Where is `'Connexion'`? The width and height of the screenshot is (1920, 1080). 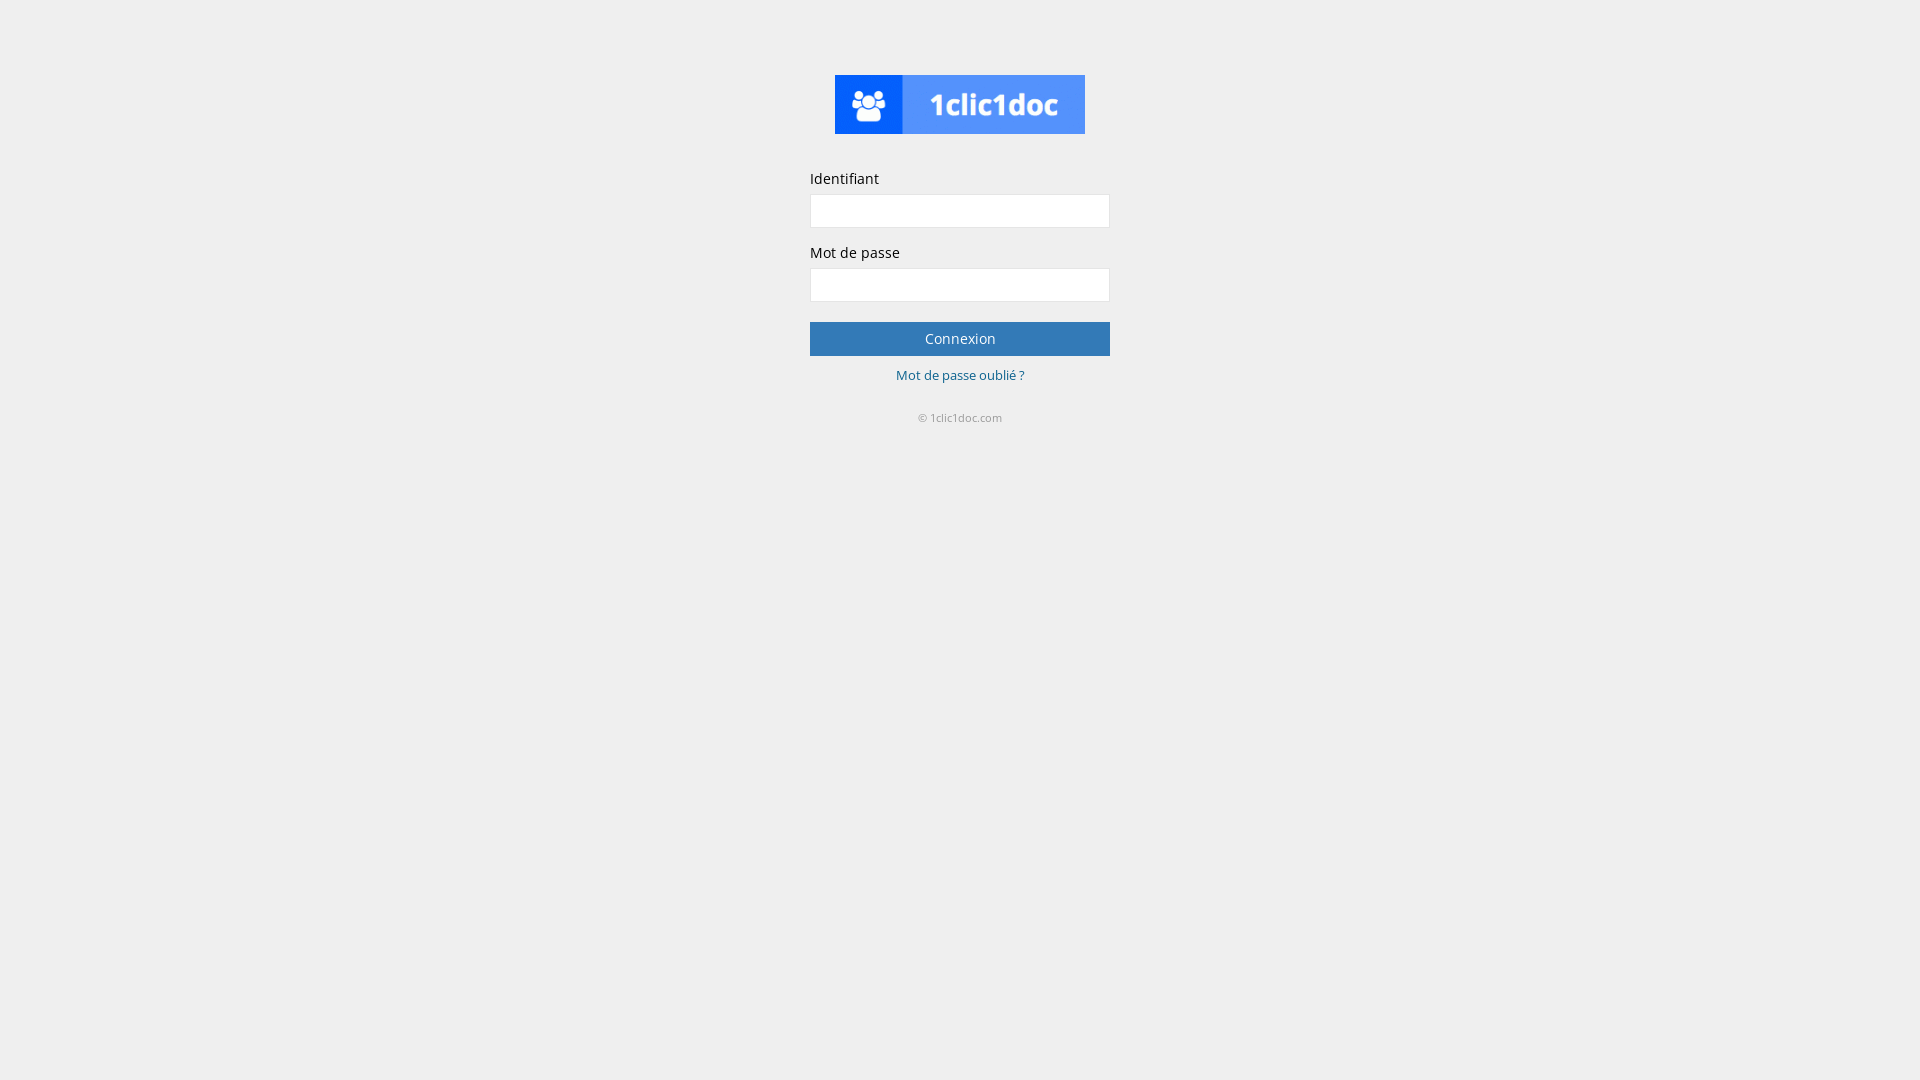
'Connexion' is located at coordinates (960, 338).